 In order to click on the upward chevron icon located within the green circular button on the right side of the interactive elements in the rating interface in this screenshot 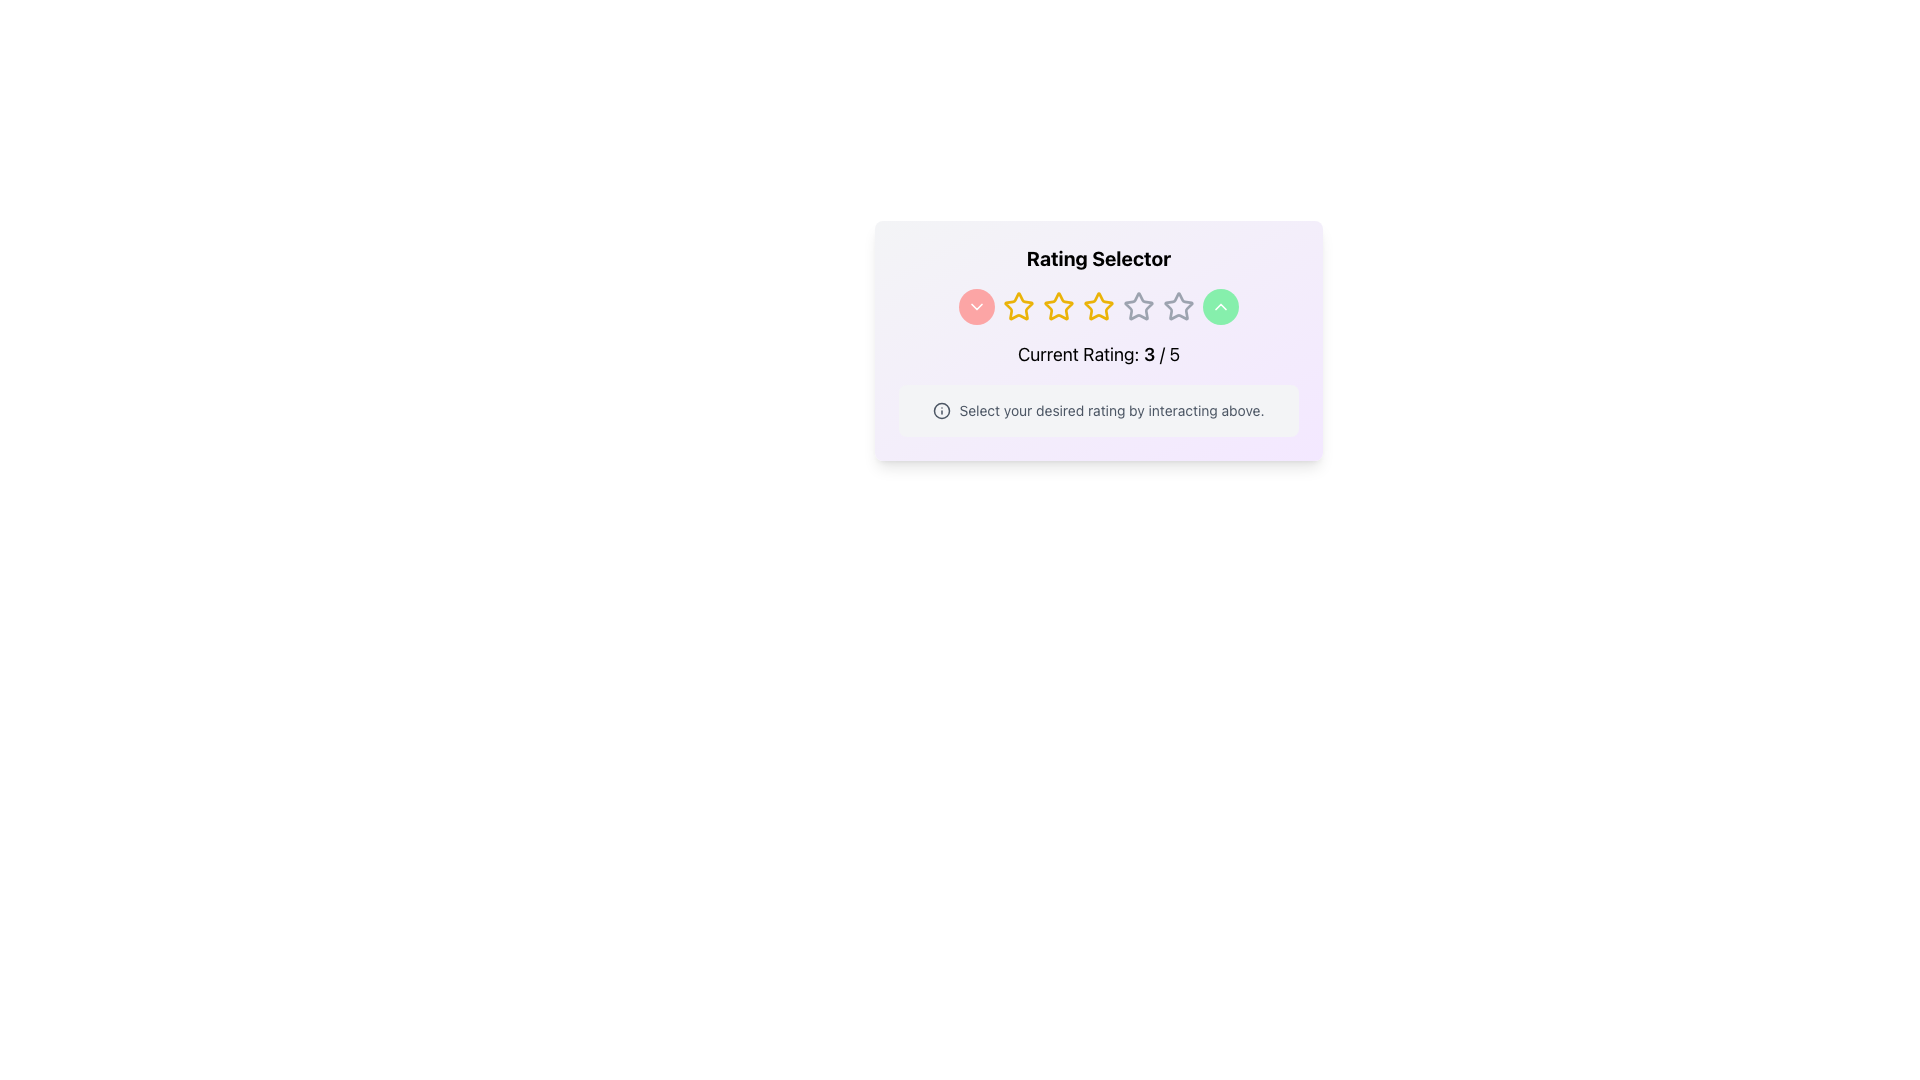, I will do `click(1219, 307)`.